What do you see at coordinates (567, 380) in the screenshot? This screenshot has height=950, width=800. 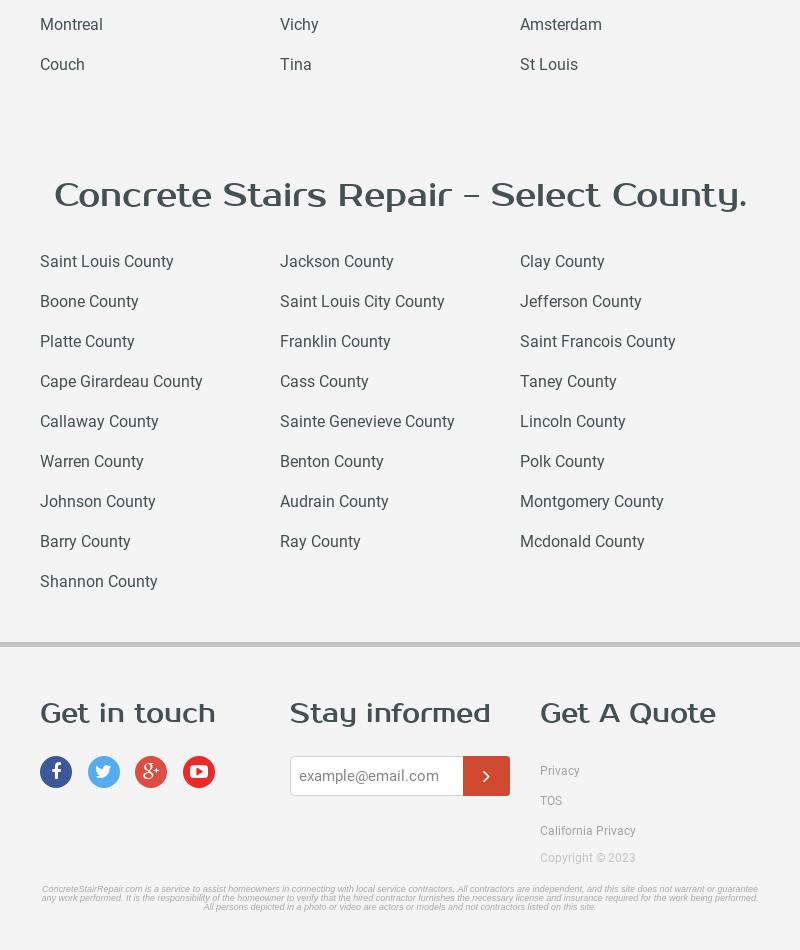 I see `'Taney County'` at bounding box center [567, 380].